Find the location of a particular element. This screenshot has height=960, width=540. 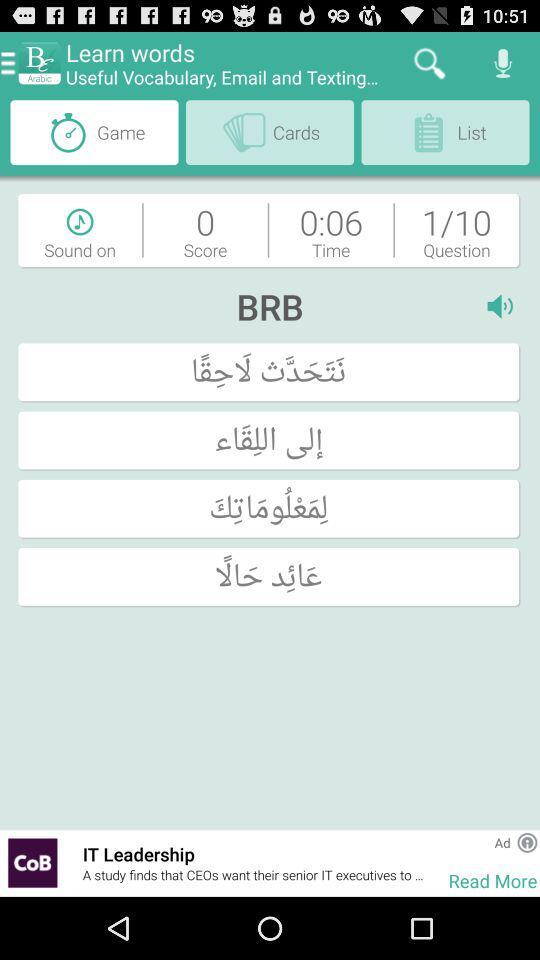

the icon above read more icon is located at coordinates (501, 841).